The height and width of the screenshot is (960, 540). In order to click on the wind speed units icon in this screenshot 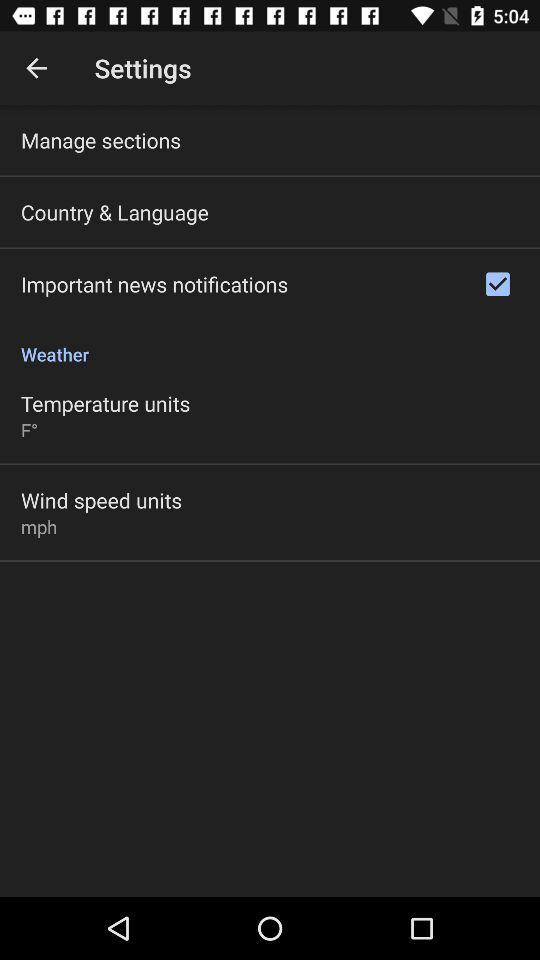, I will do `click(100, 499)`.